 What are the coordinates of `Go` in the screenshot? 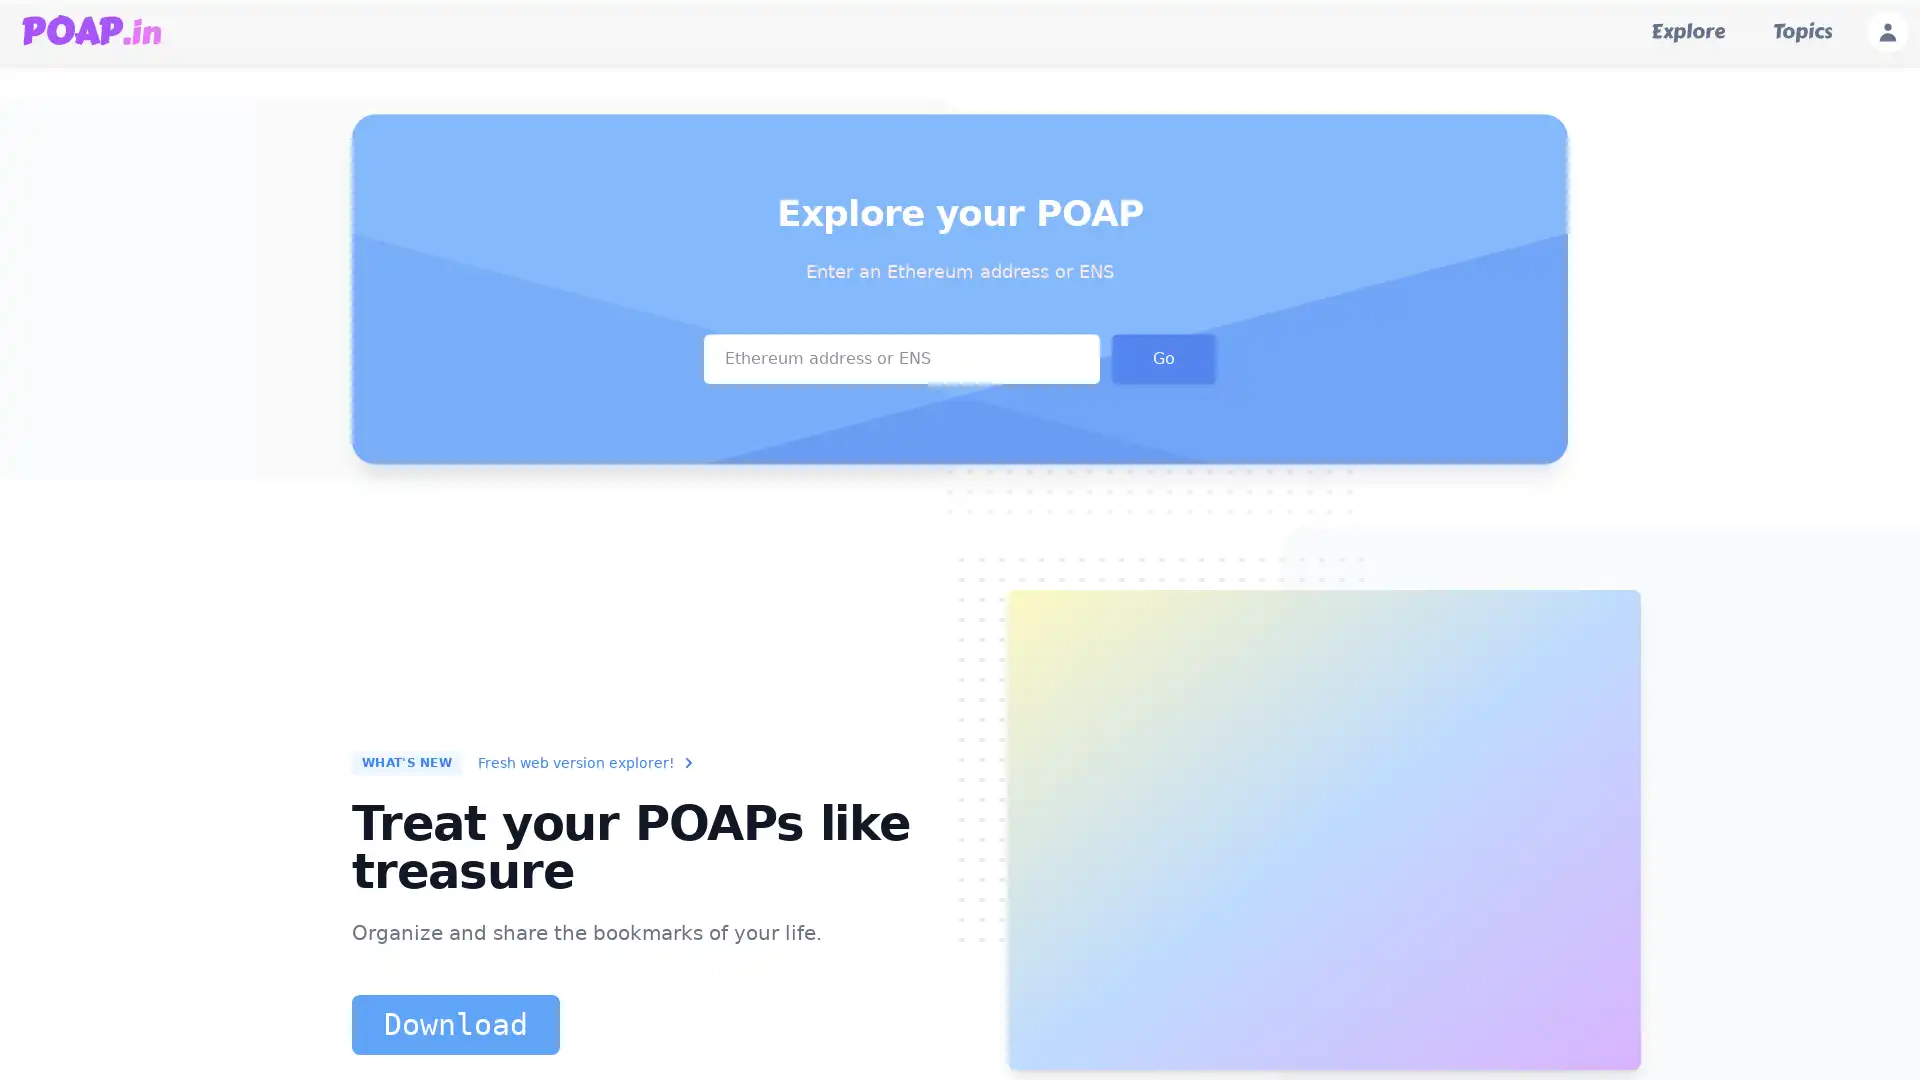 It's located at (1163, 356).